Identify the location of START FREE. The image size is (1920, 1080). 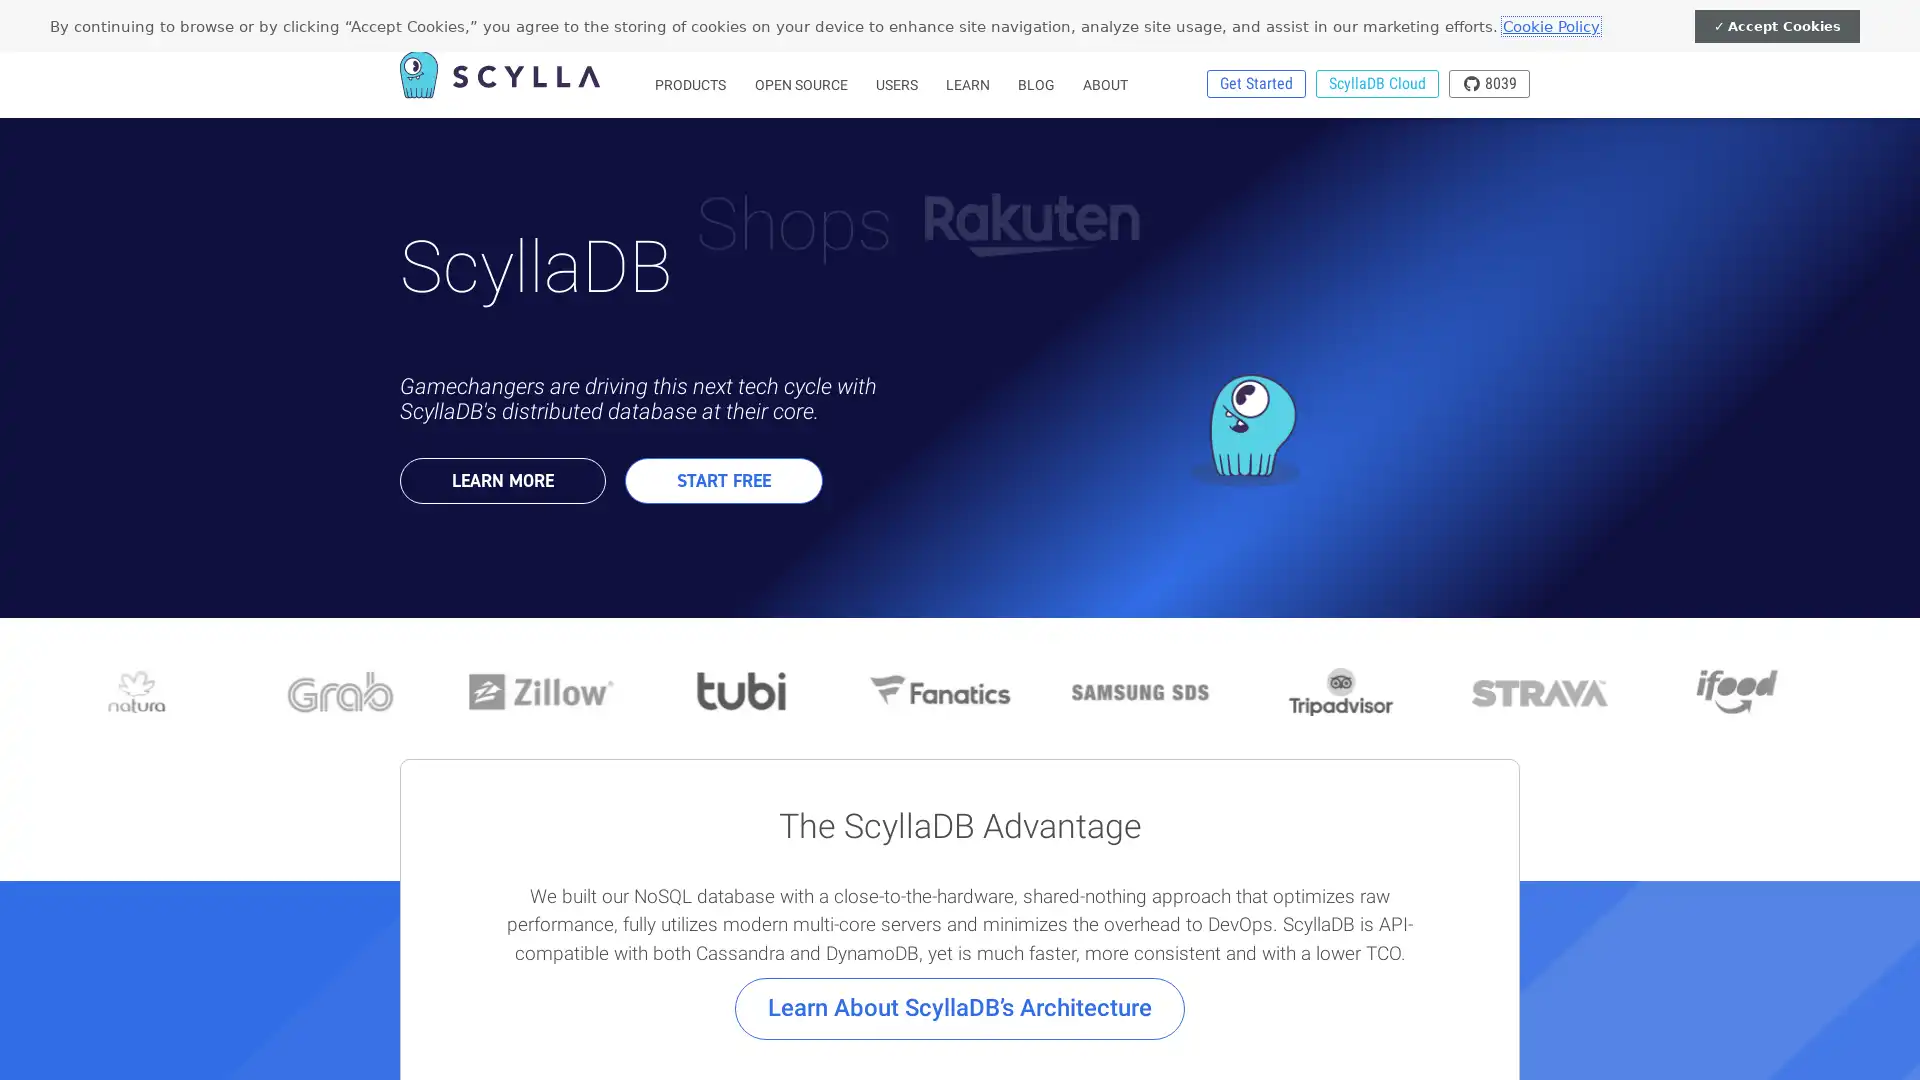
(723, 480).